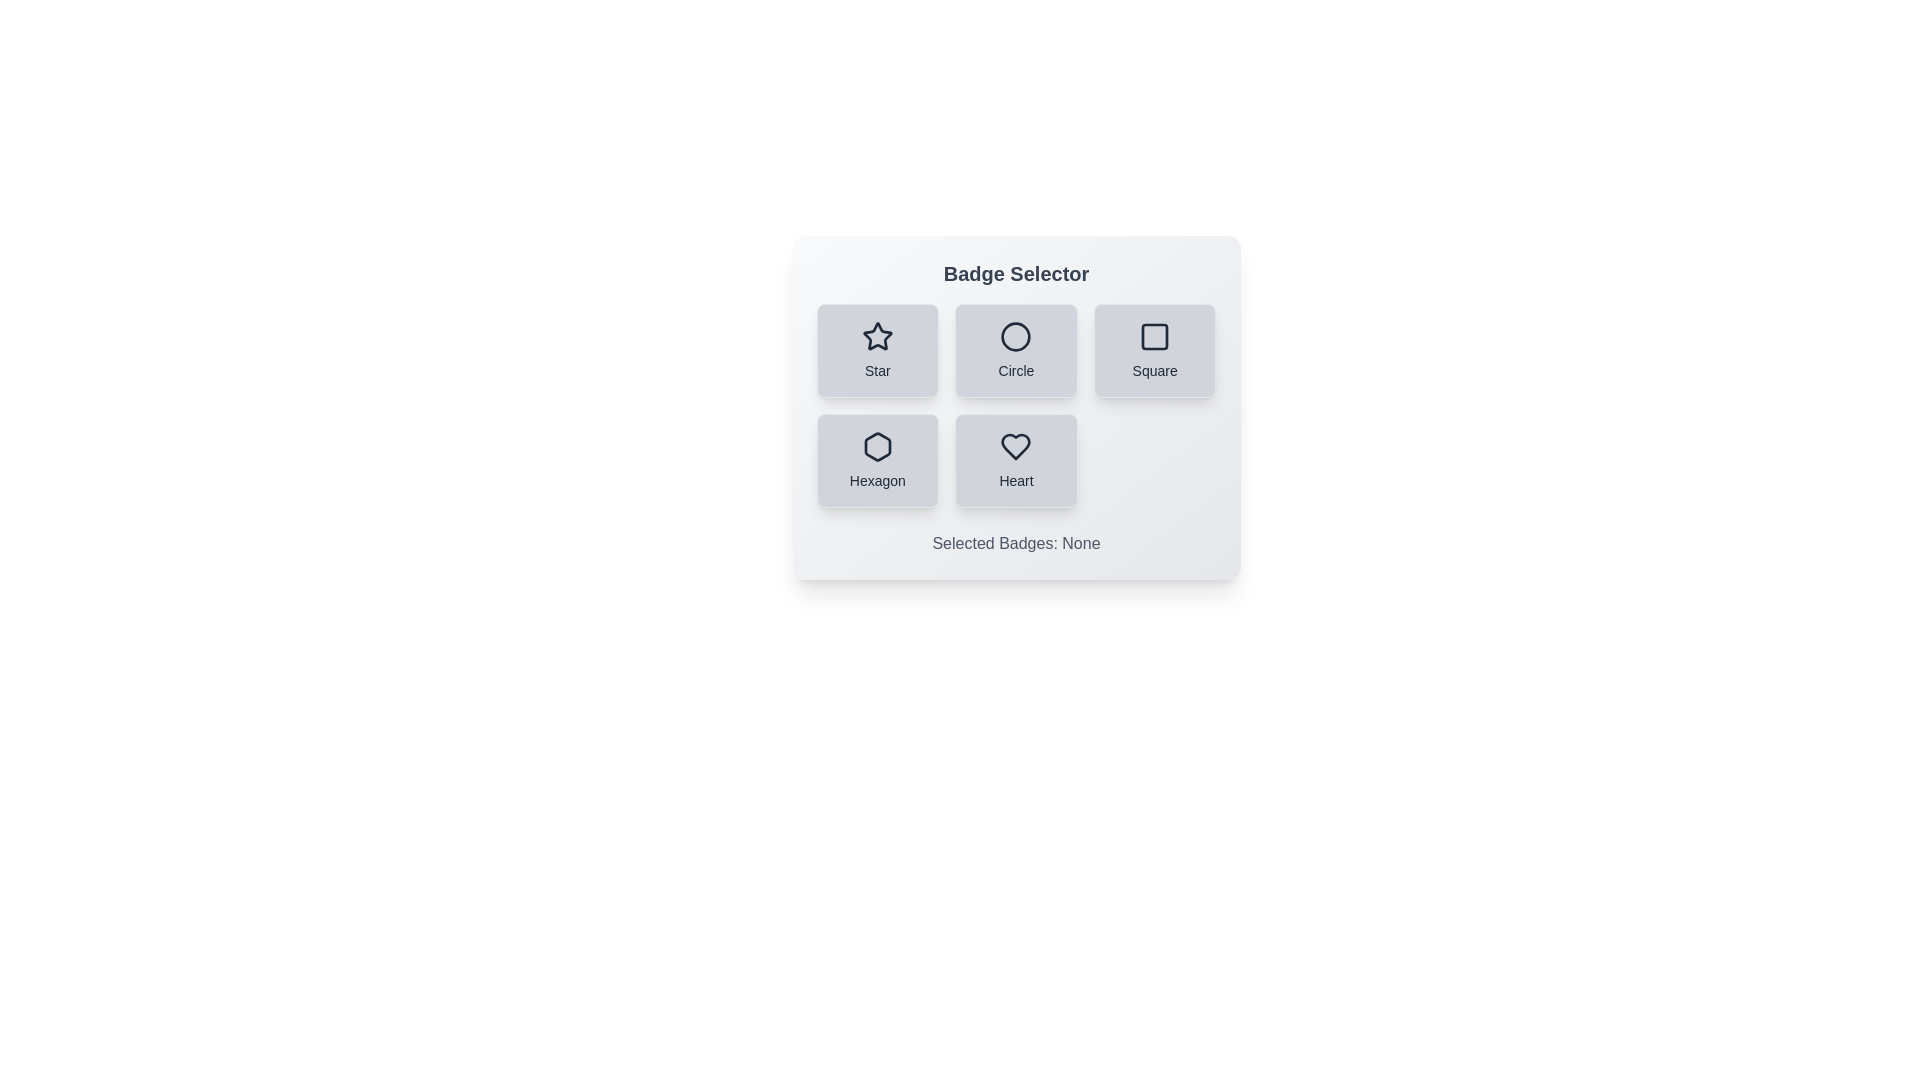  Describe the element at coordinates (1155, 350) in the screenshot. I see `the badge button labeled Square to observe its visual feedback` at that location.